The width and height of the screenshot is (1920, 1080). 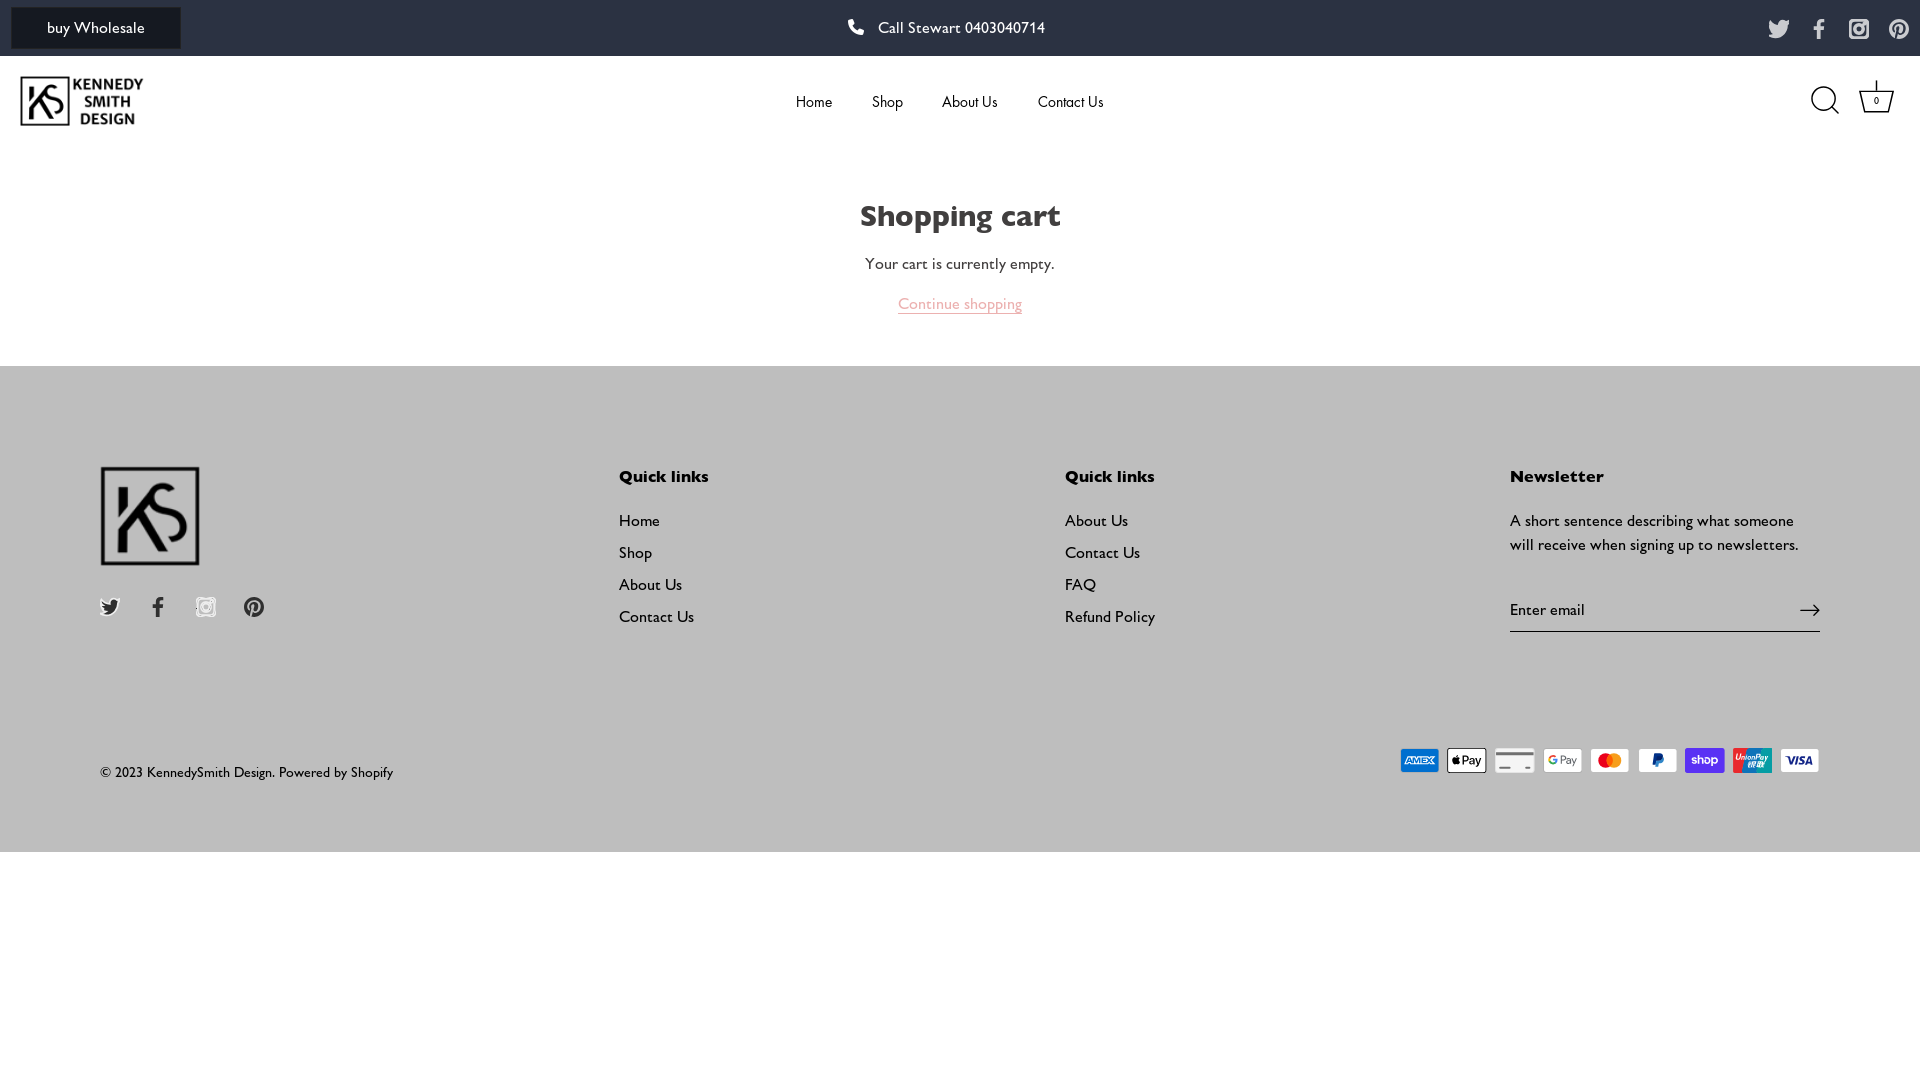 What do you see at coordinates (1101, 552) in the screenshot?
I see `'Contact Us'` at bounding box center [1101, 552].